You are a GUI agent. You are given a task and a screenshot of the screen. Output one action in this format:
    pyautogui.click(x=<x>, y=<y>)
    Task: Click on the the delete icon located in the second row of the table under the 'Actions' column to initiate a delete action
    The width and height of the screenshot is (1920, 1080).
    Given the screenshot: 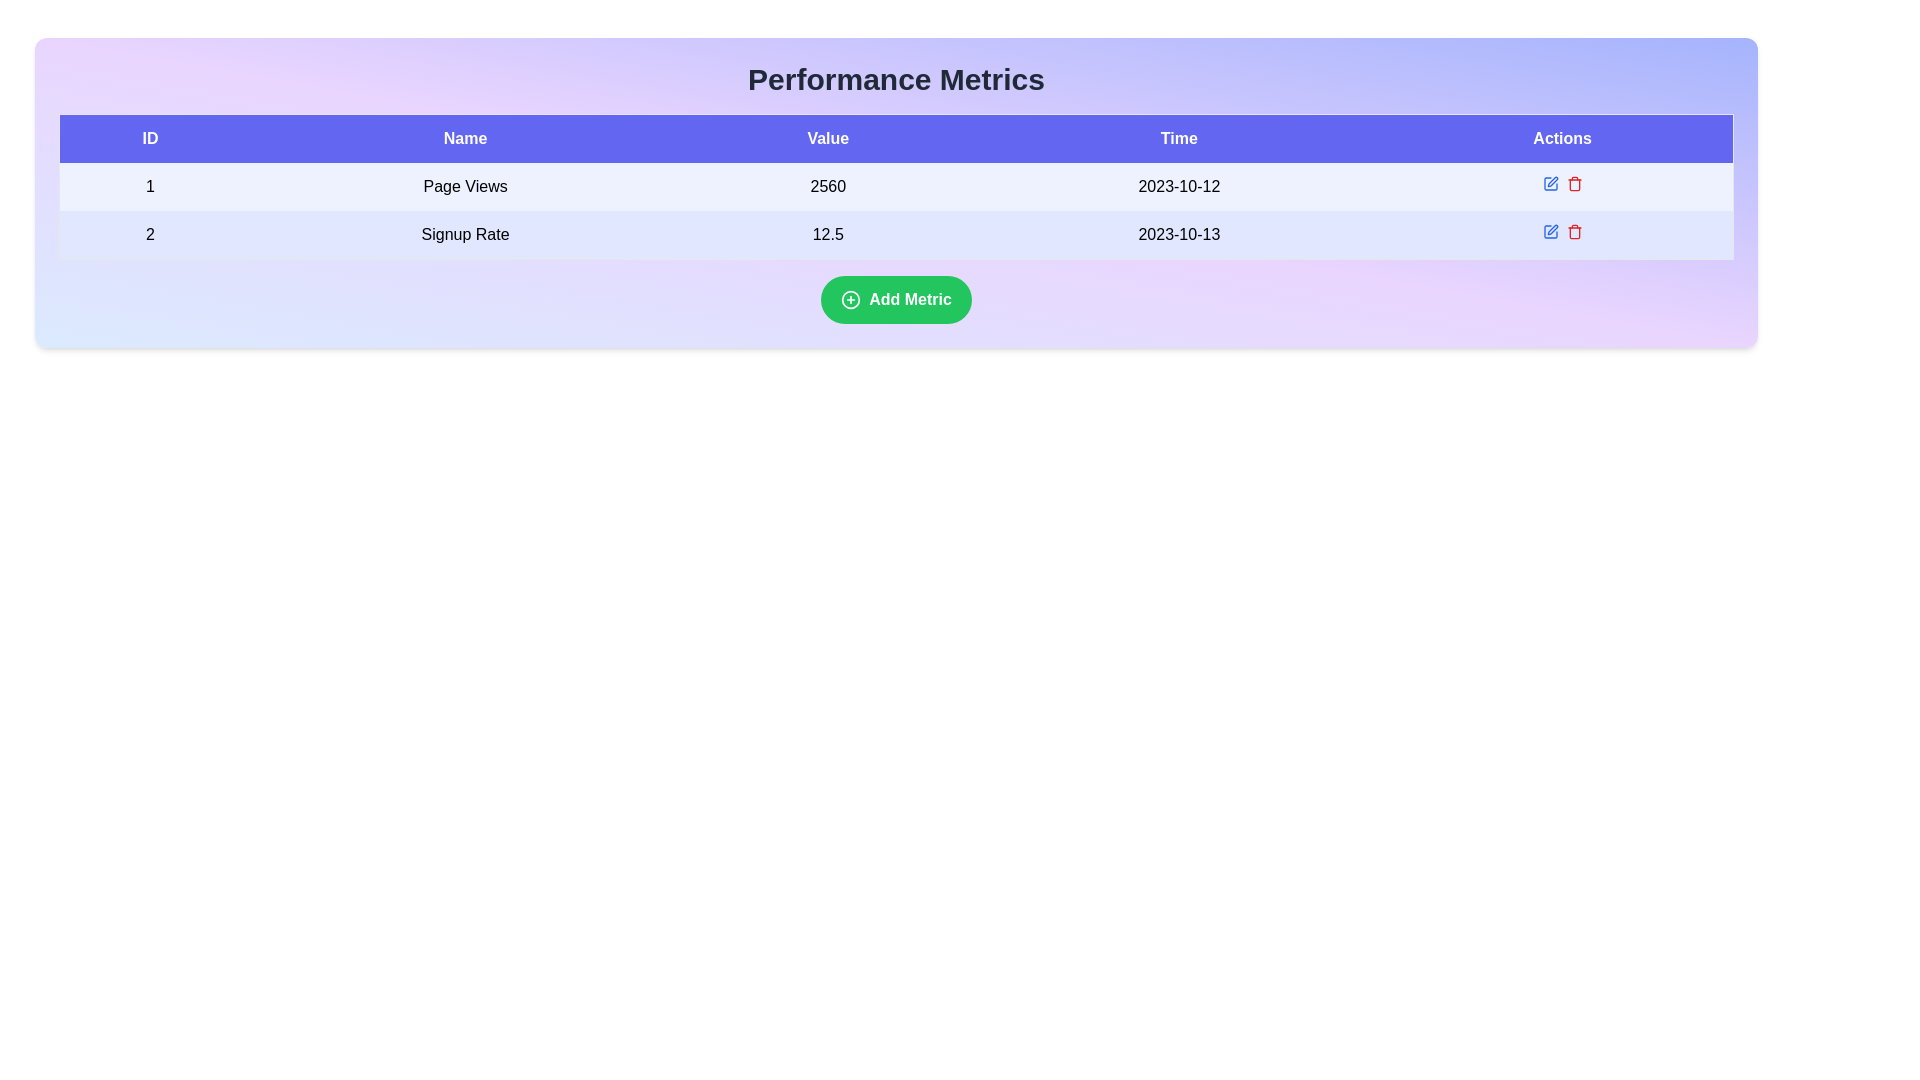 What is the action you would take?
    pyautogui.click(x=1573, y=184)
    